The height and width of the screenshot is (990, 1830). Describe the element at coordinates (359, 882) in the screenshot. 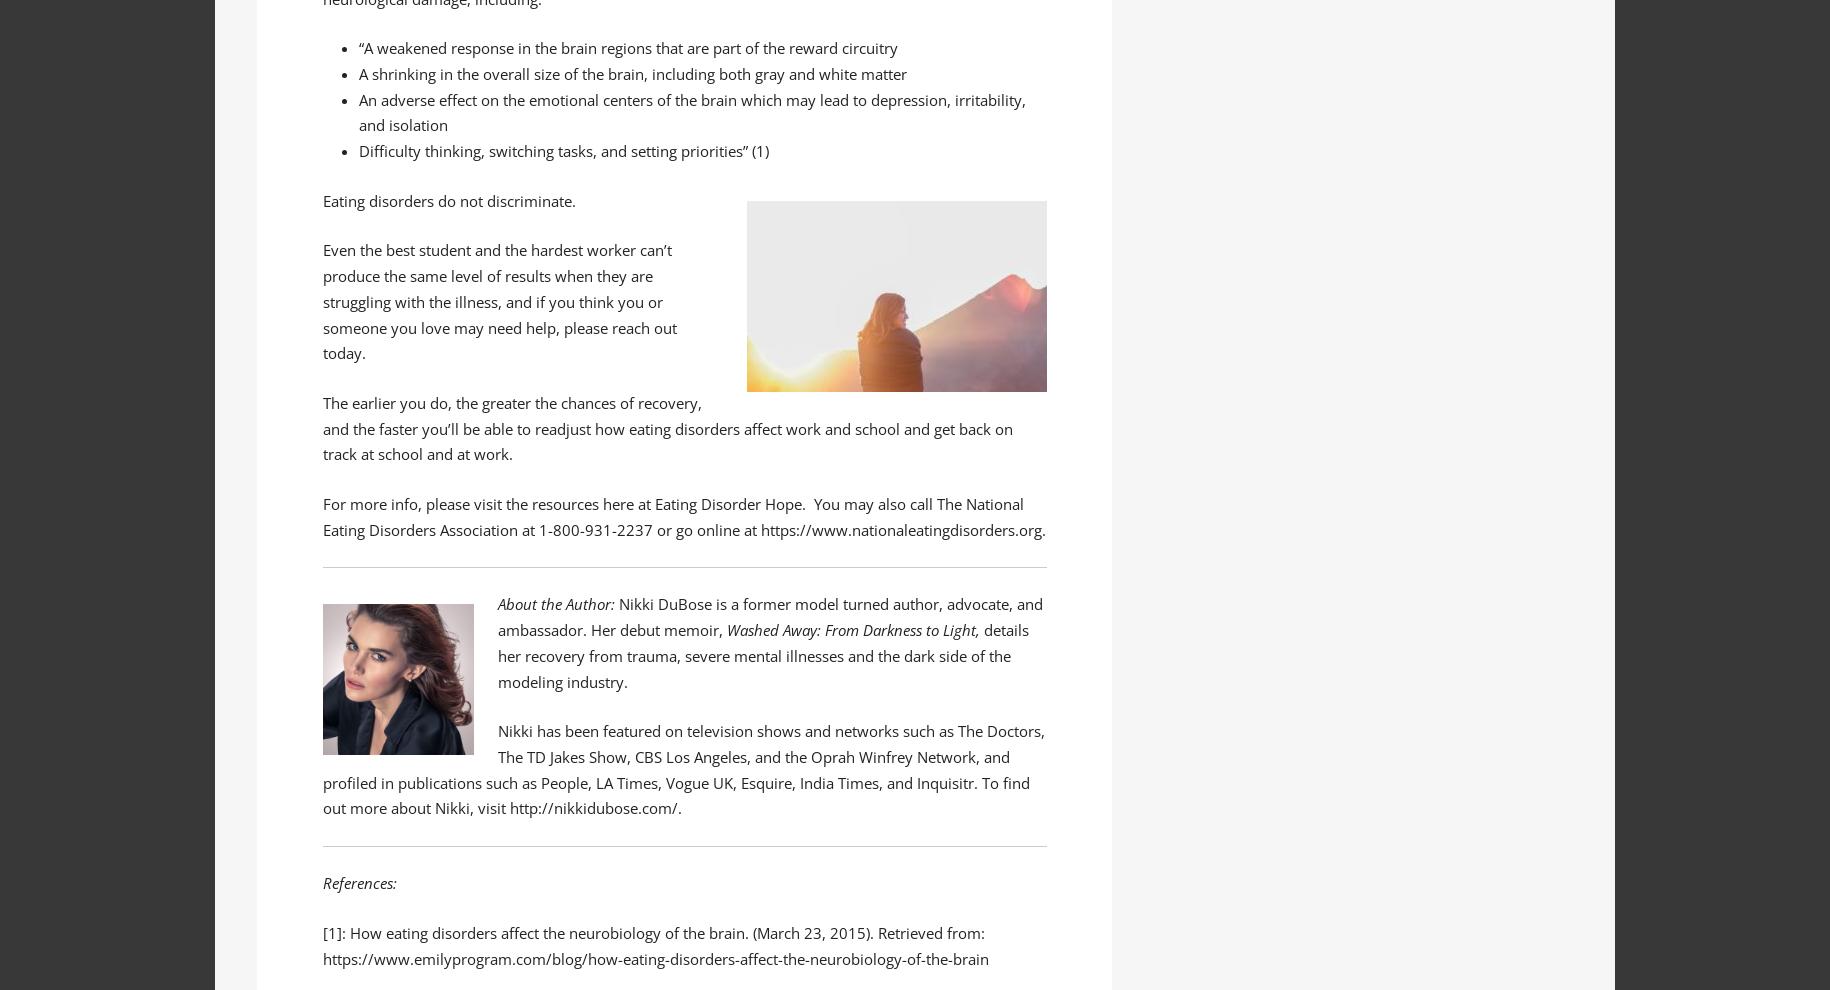

I see `'References:'` at that location.